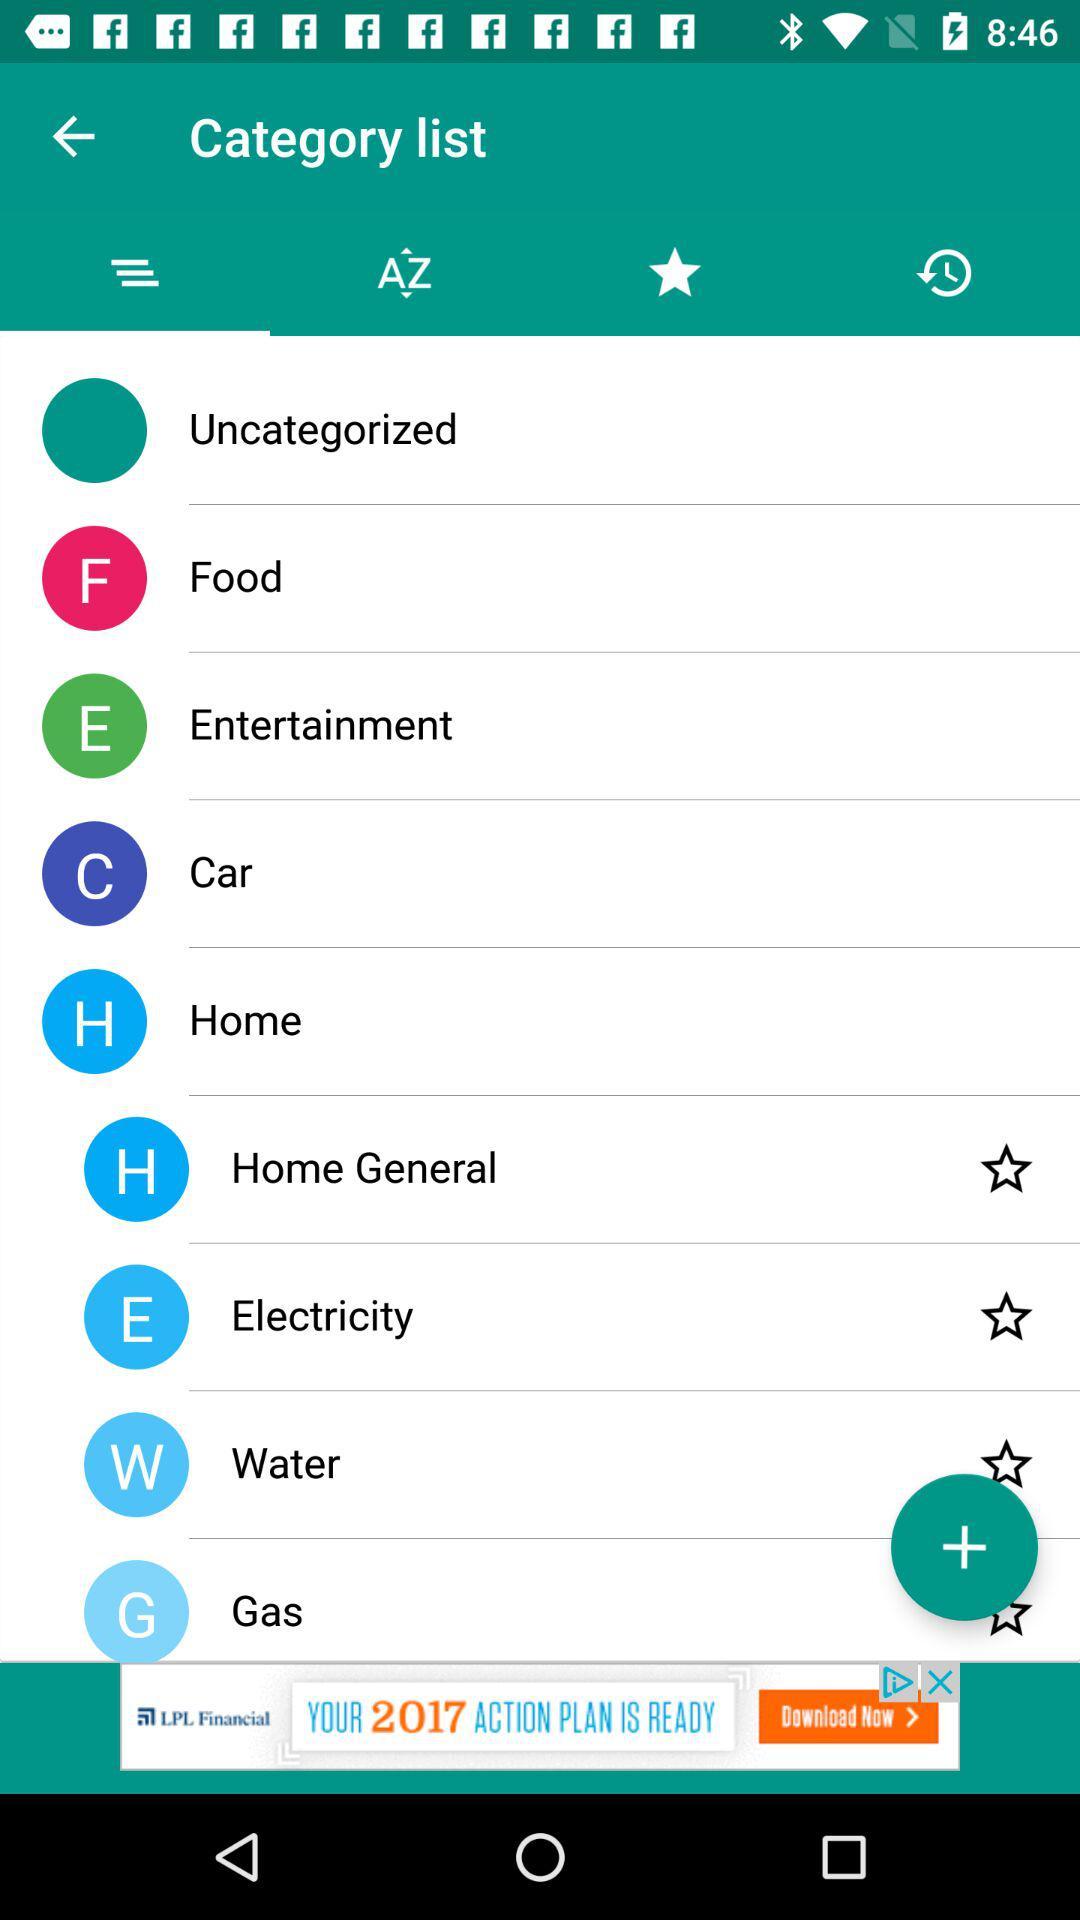 The width and height of the screenshot is (1080, 1920). I want to click on to favorites, so click(1006, 1612).